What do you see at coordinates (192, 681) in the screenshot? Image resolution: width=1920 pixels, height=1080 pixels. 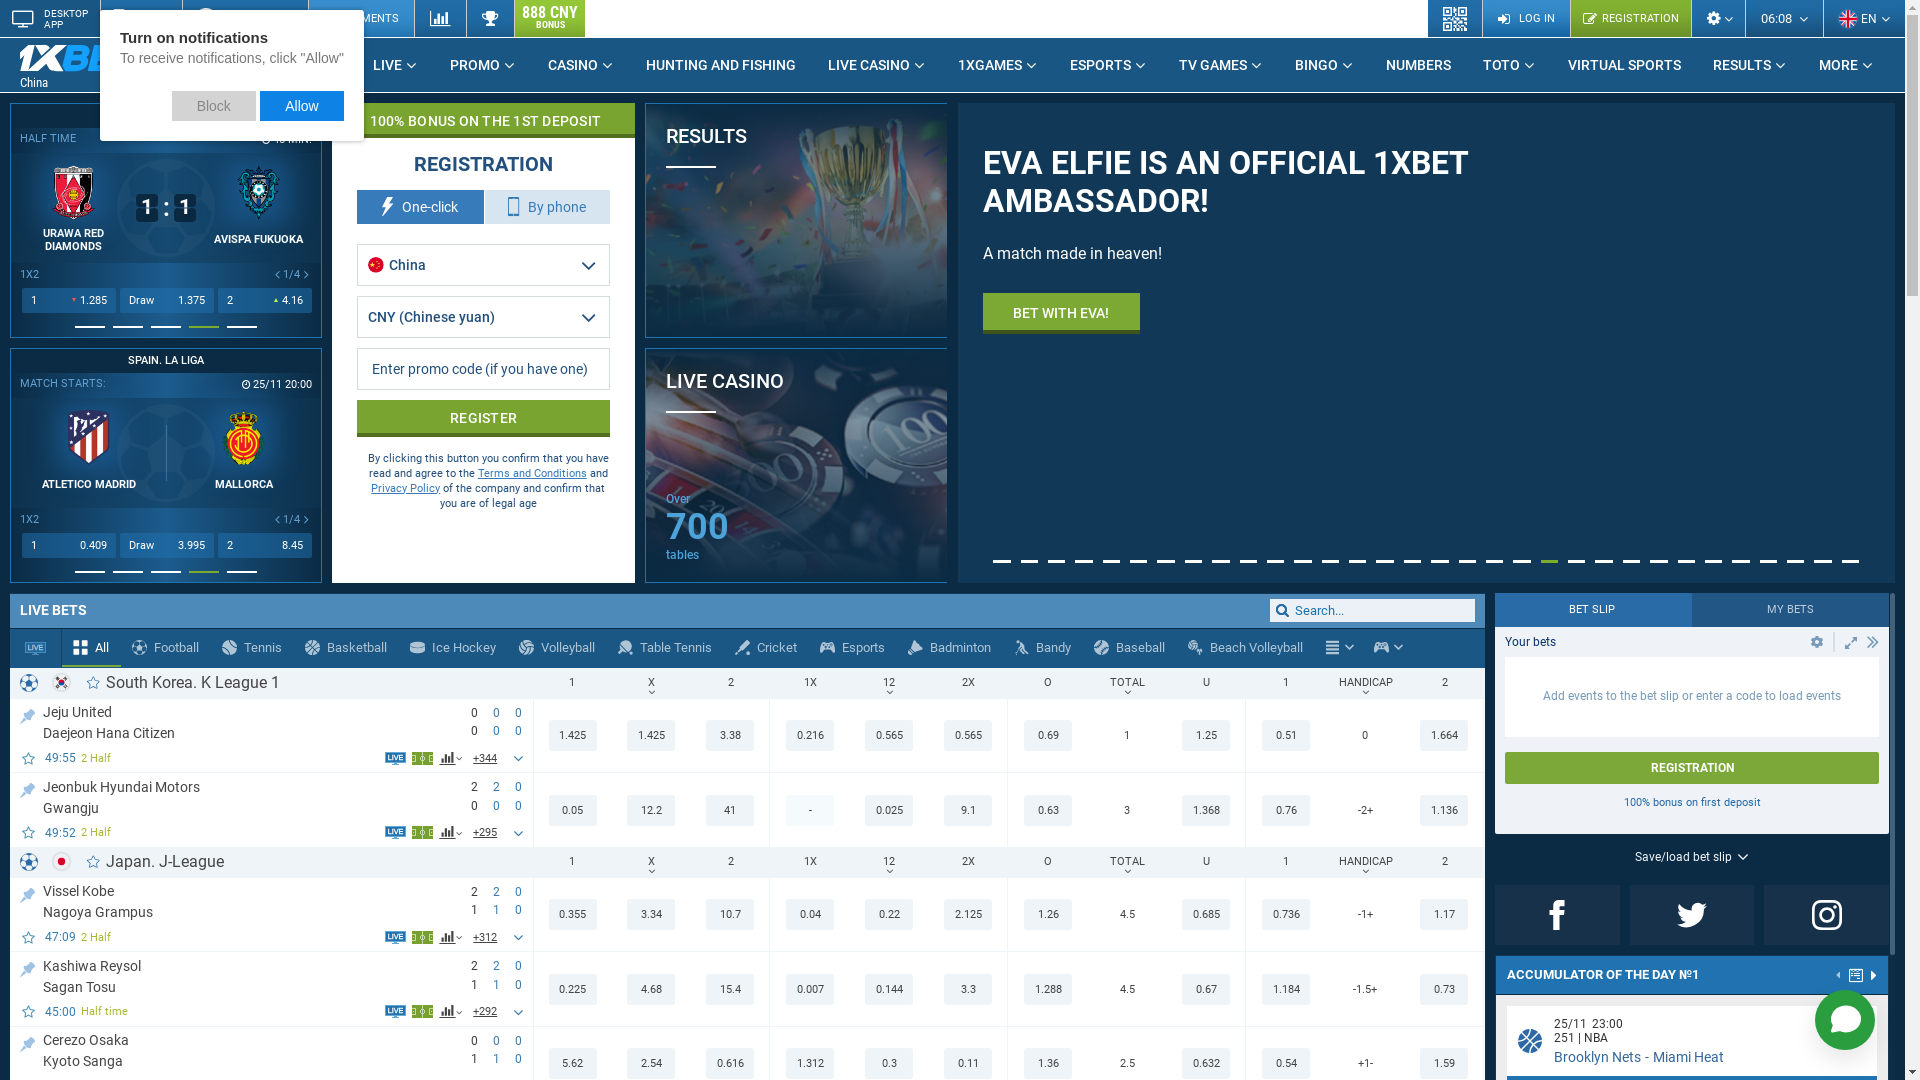 I see `'South Korea. K League 1'` at bounding box center [192, 681].